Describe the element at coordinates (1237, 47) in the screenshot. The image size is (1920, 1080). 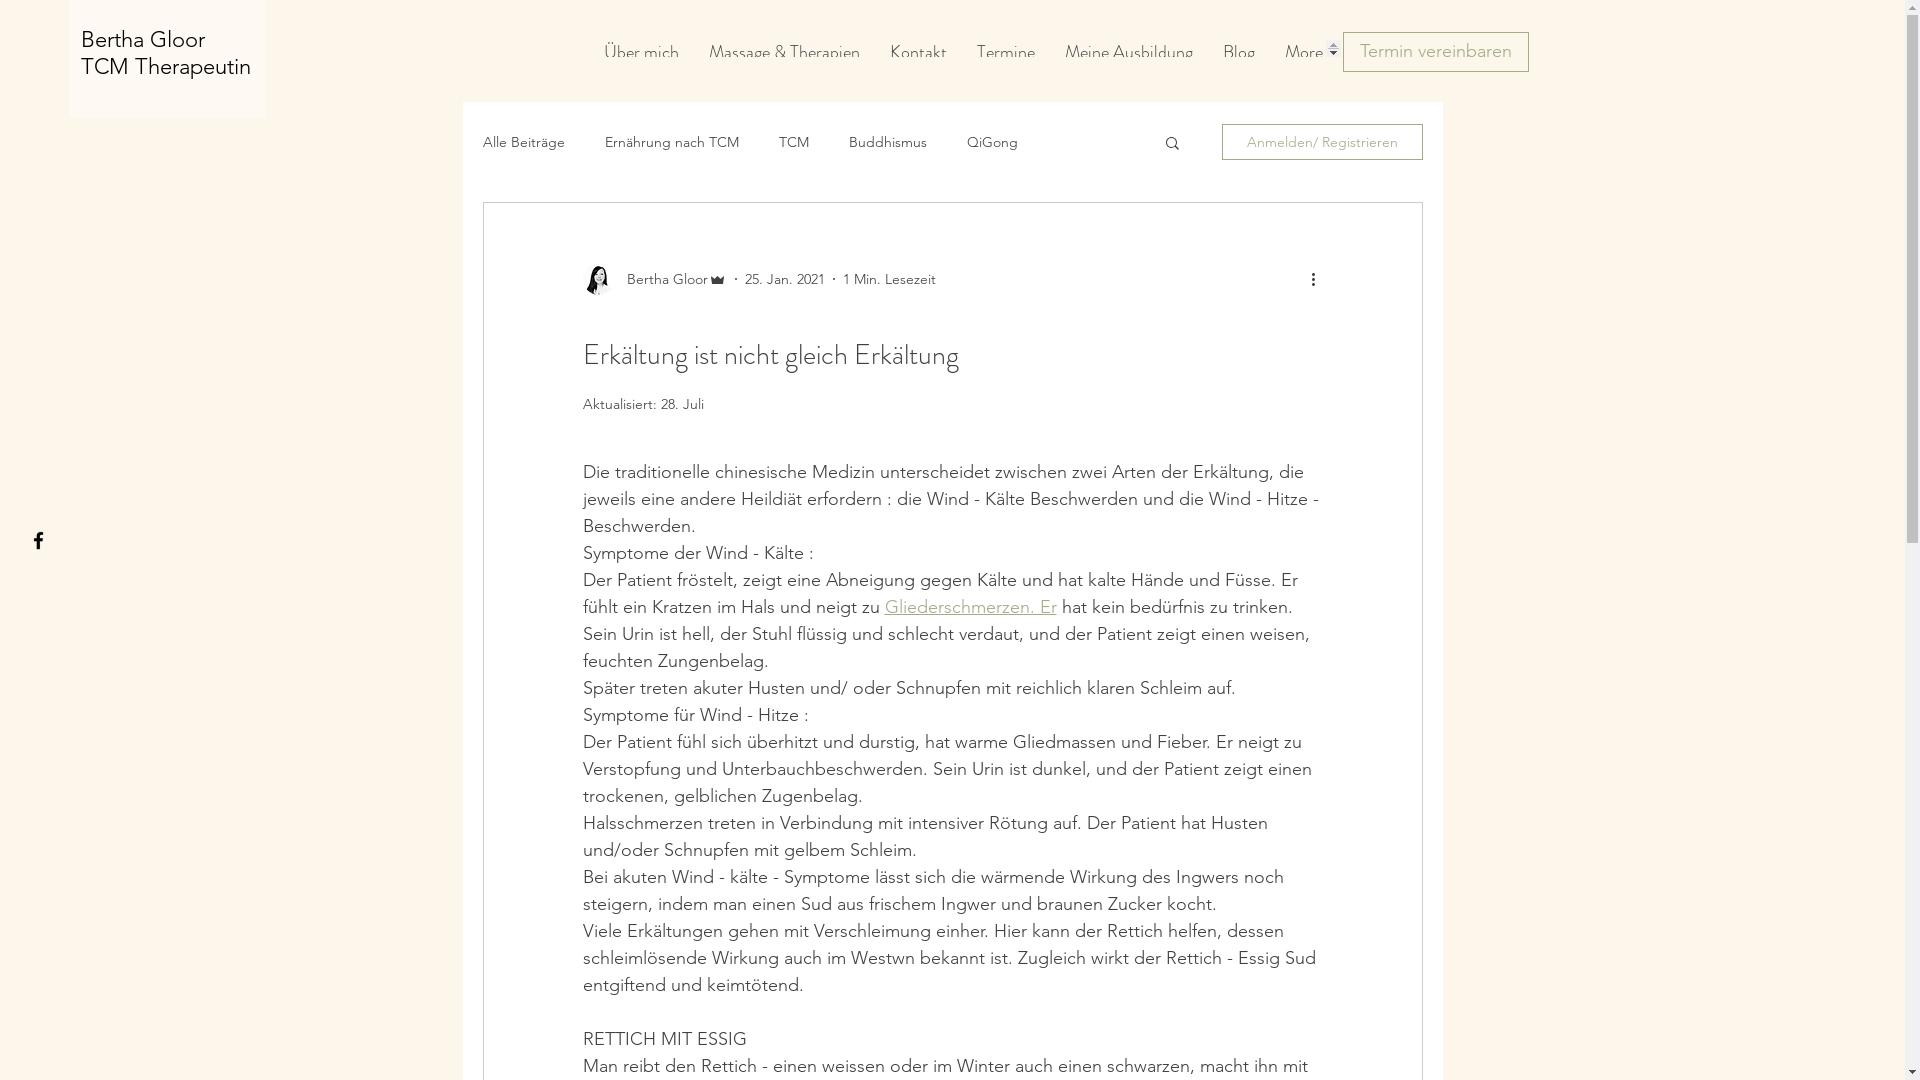
I see `'Blog'` at that location.